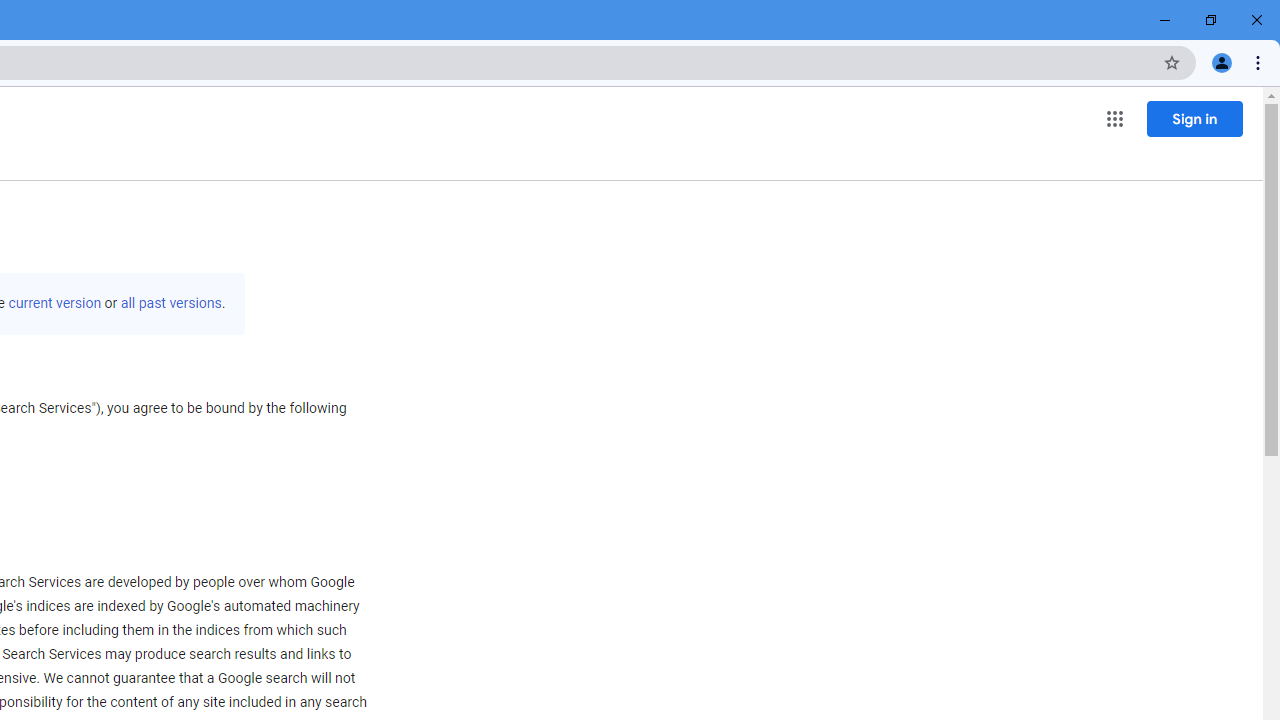 This screenshot has height=720, width=1280. What do you see at coordinates (55, 303) in the screenshot?
I see `'current version'` at bounding box center [55, 303].